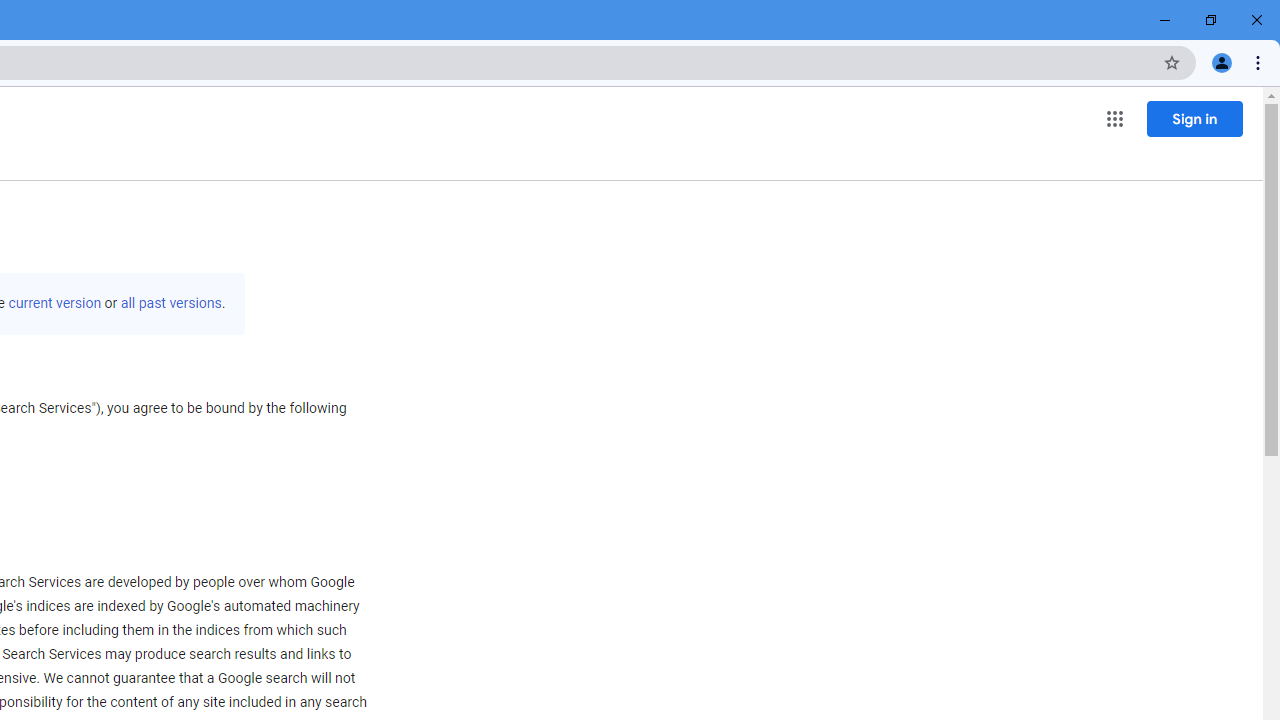 This screenshot has height=720, width=1280. What do you see at coordinates (55, 303) in the screenshot?
I see `'current version'` at bounding box center [55, 303].